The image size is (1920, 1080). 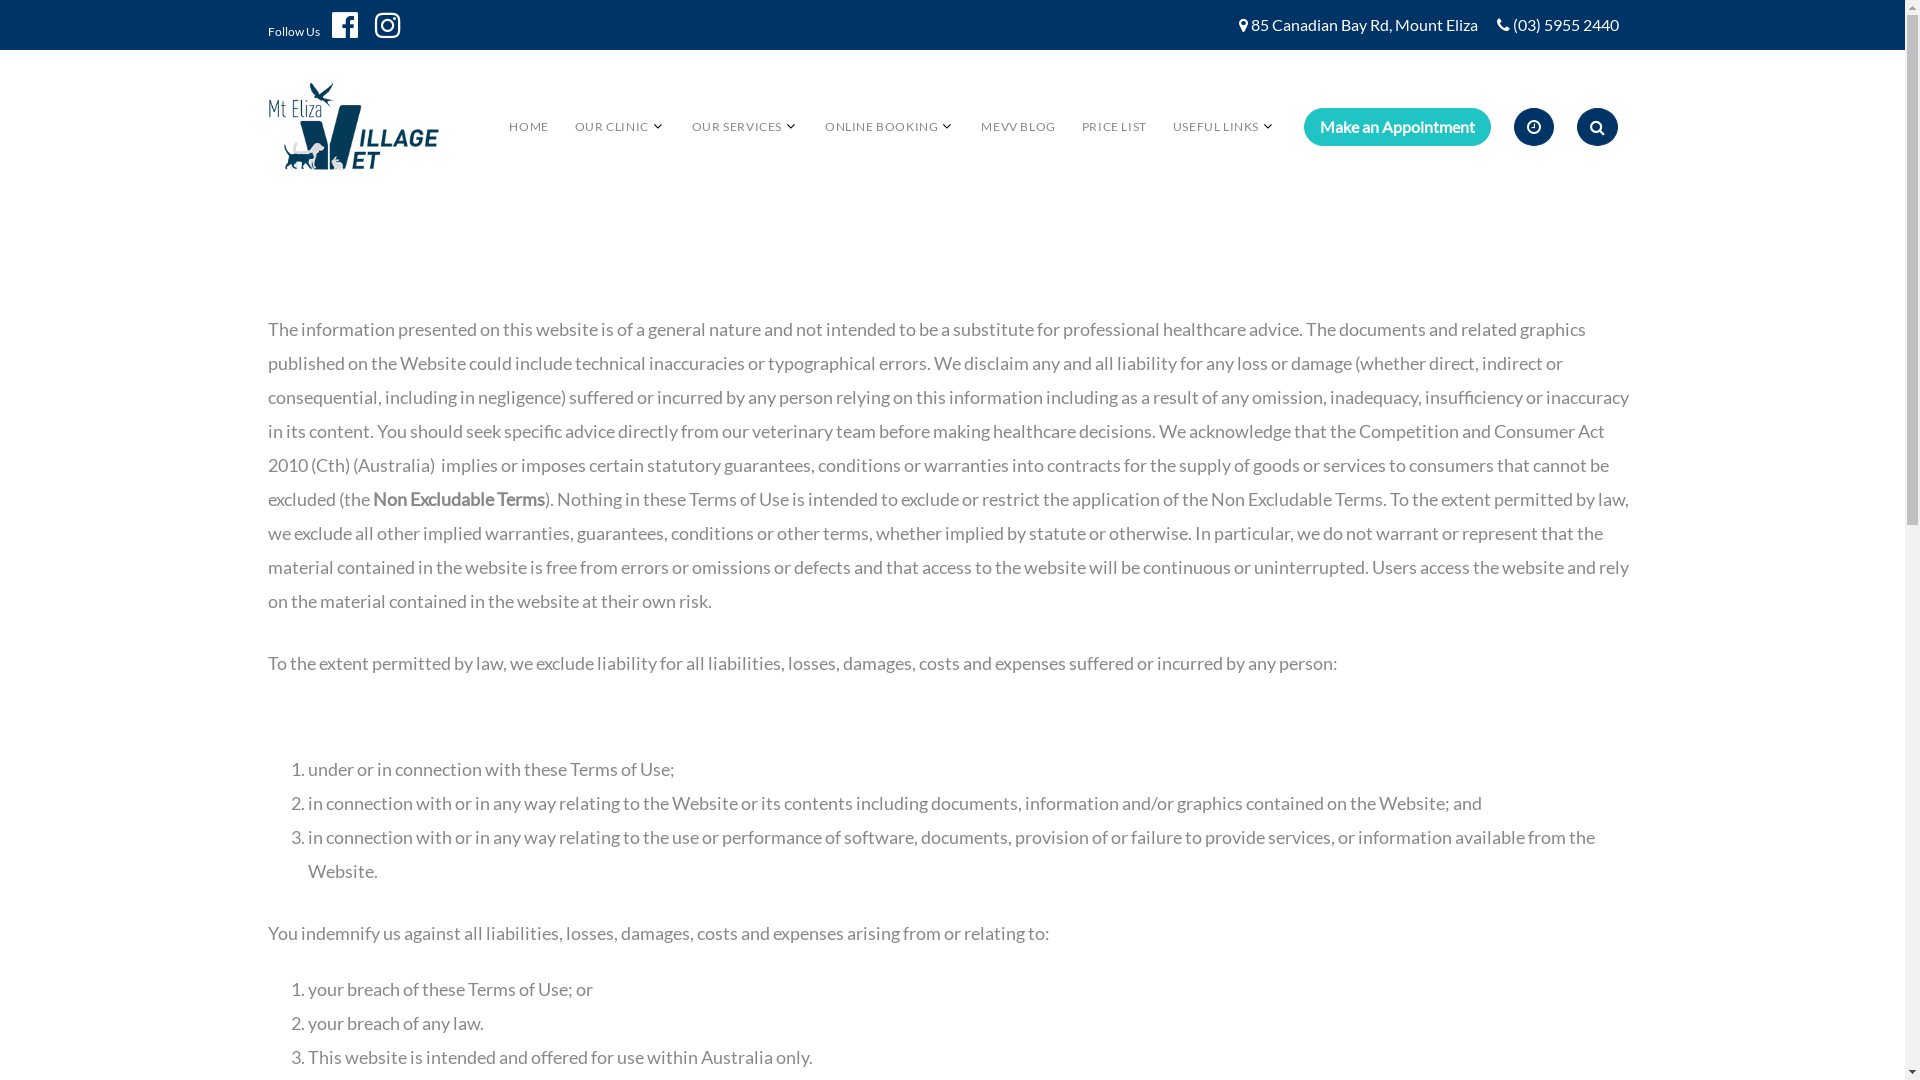 What do you see at coordinates (1512, 25) in the screenshot?
I see `'(03) 5955 2440'` at bounding box center [1512, 25].